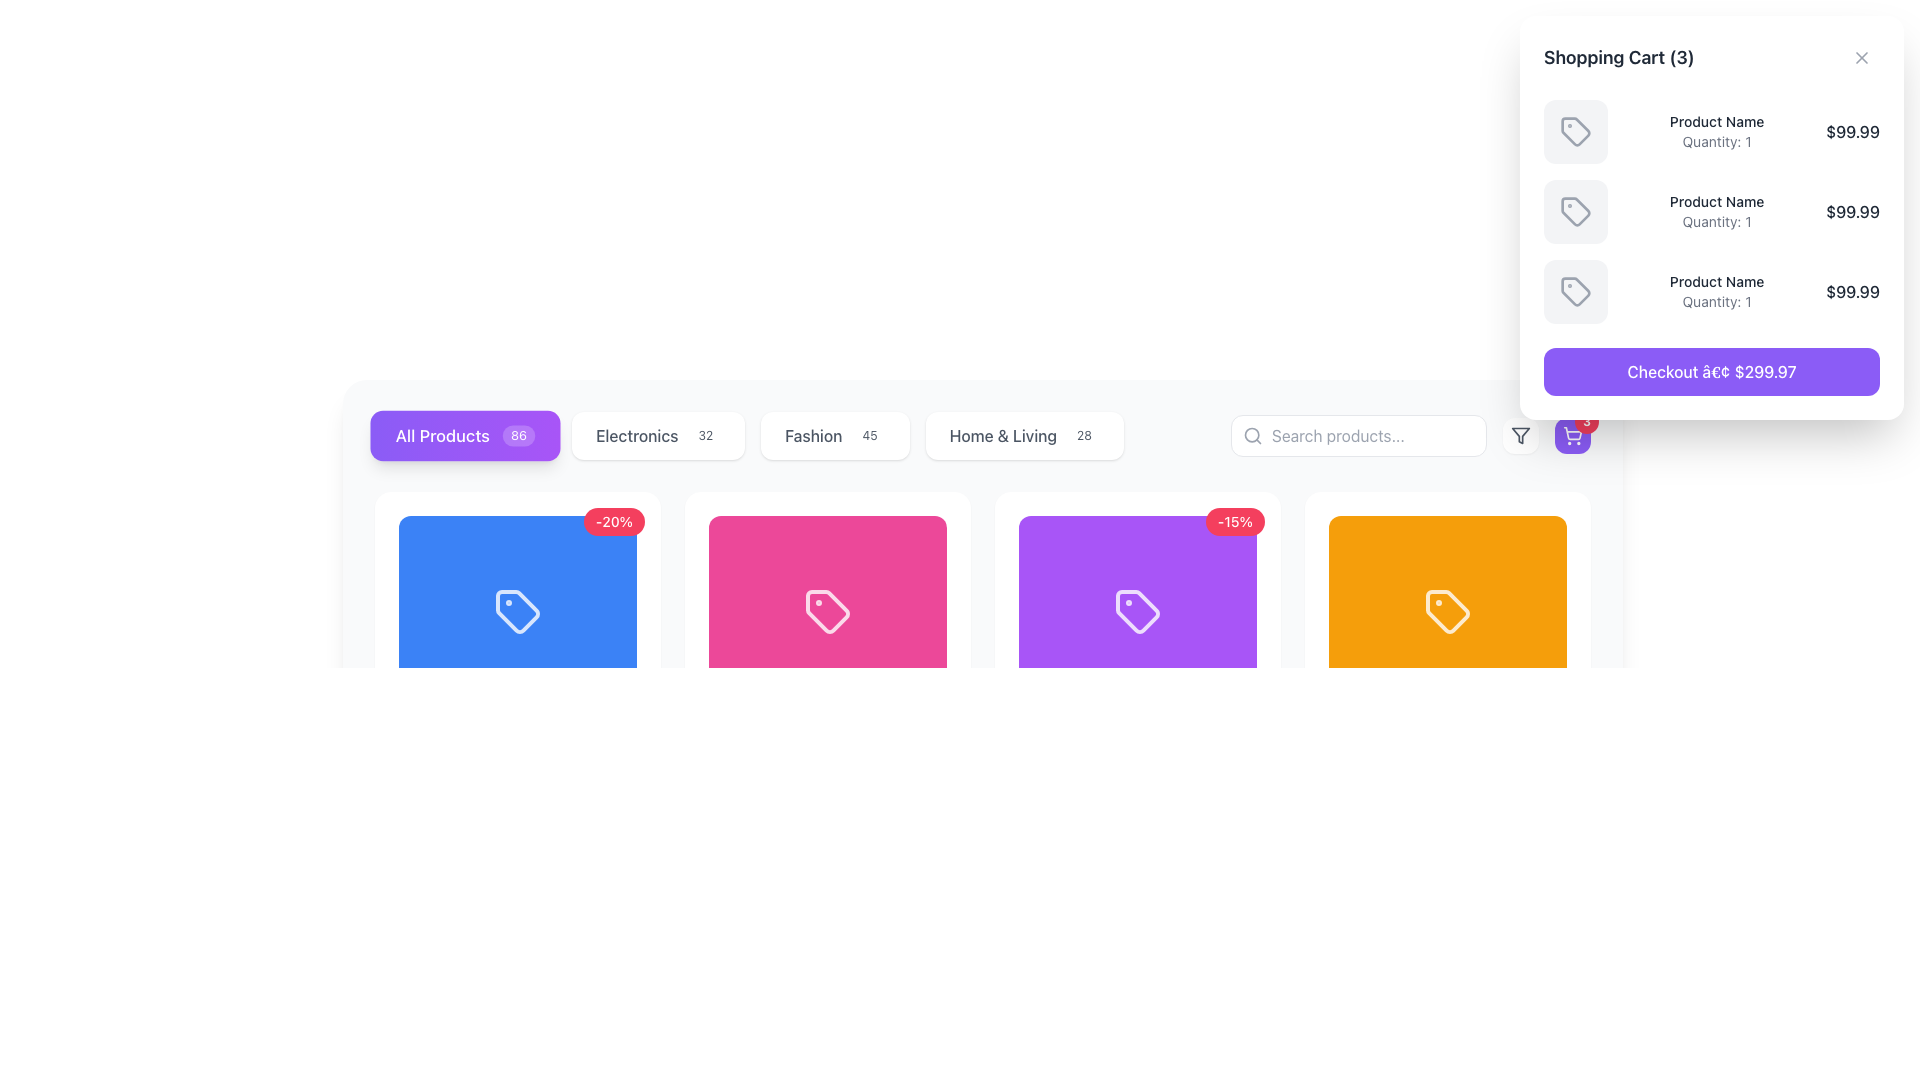 This screenshot has width=1920, height=1080. I want to click on the second product entry in the shopping cart, which displays the product name, quantity, and price, located in the top-right corner of the interface, so click(1711, 212).